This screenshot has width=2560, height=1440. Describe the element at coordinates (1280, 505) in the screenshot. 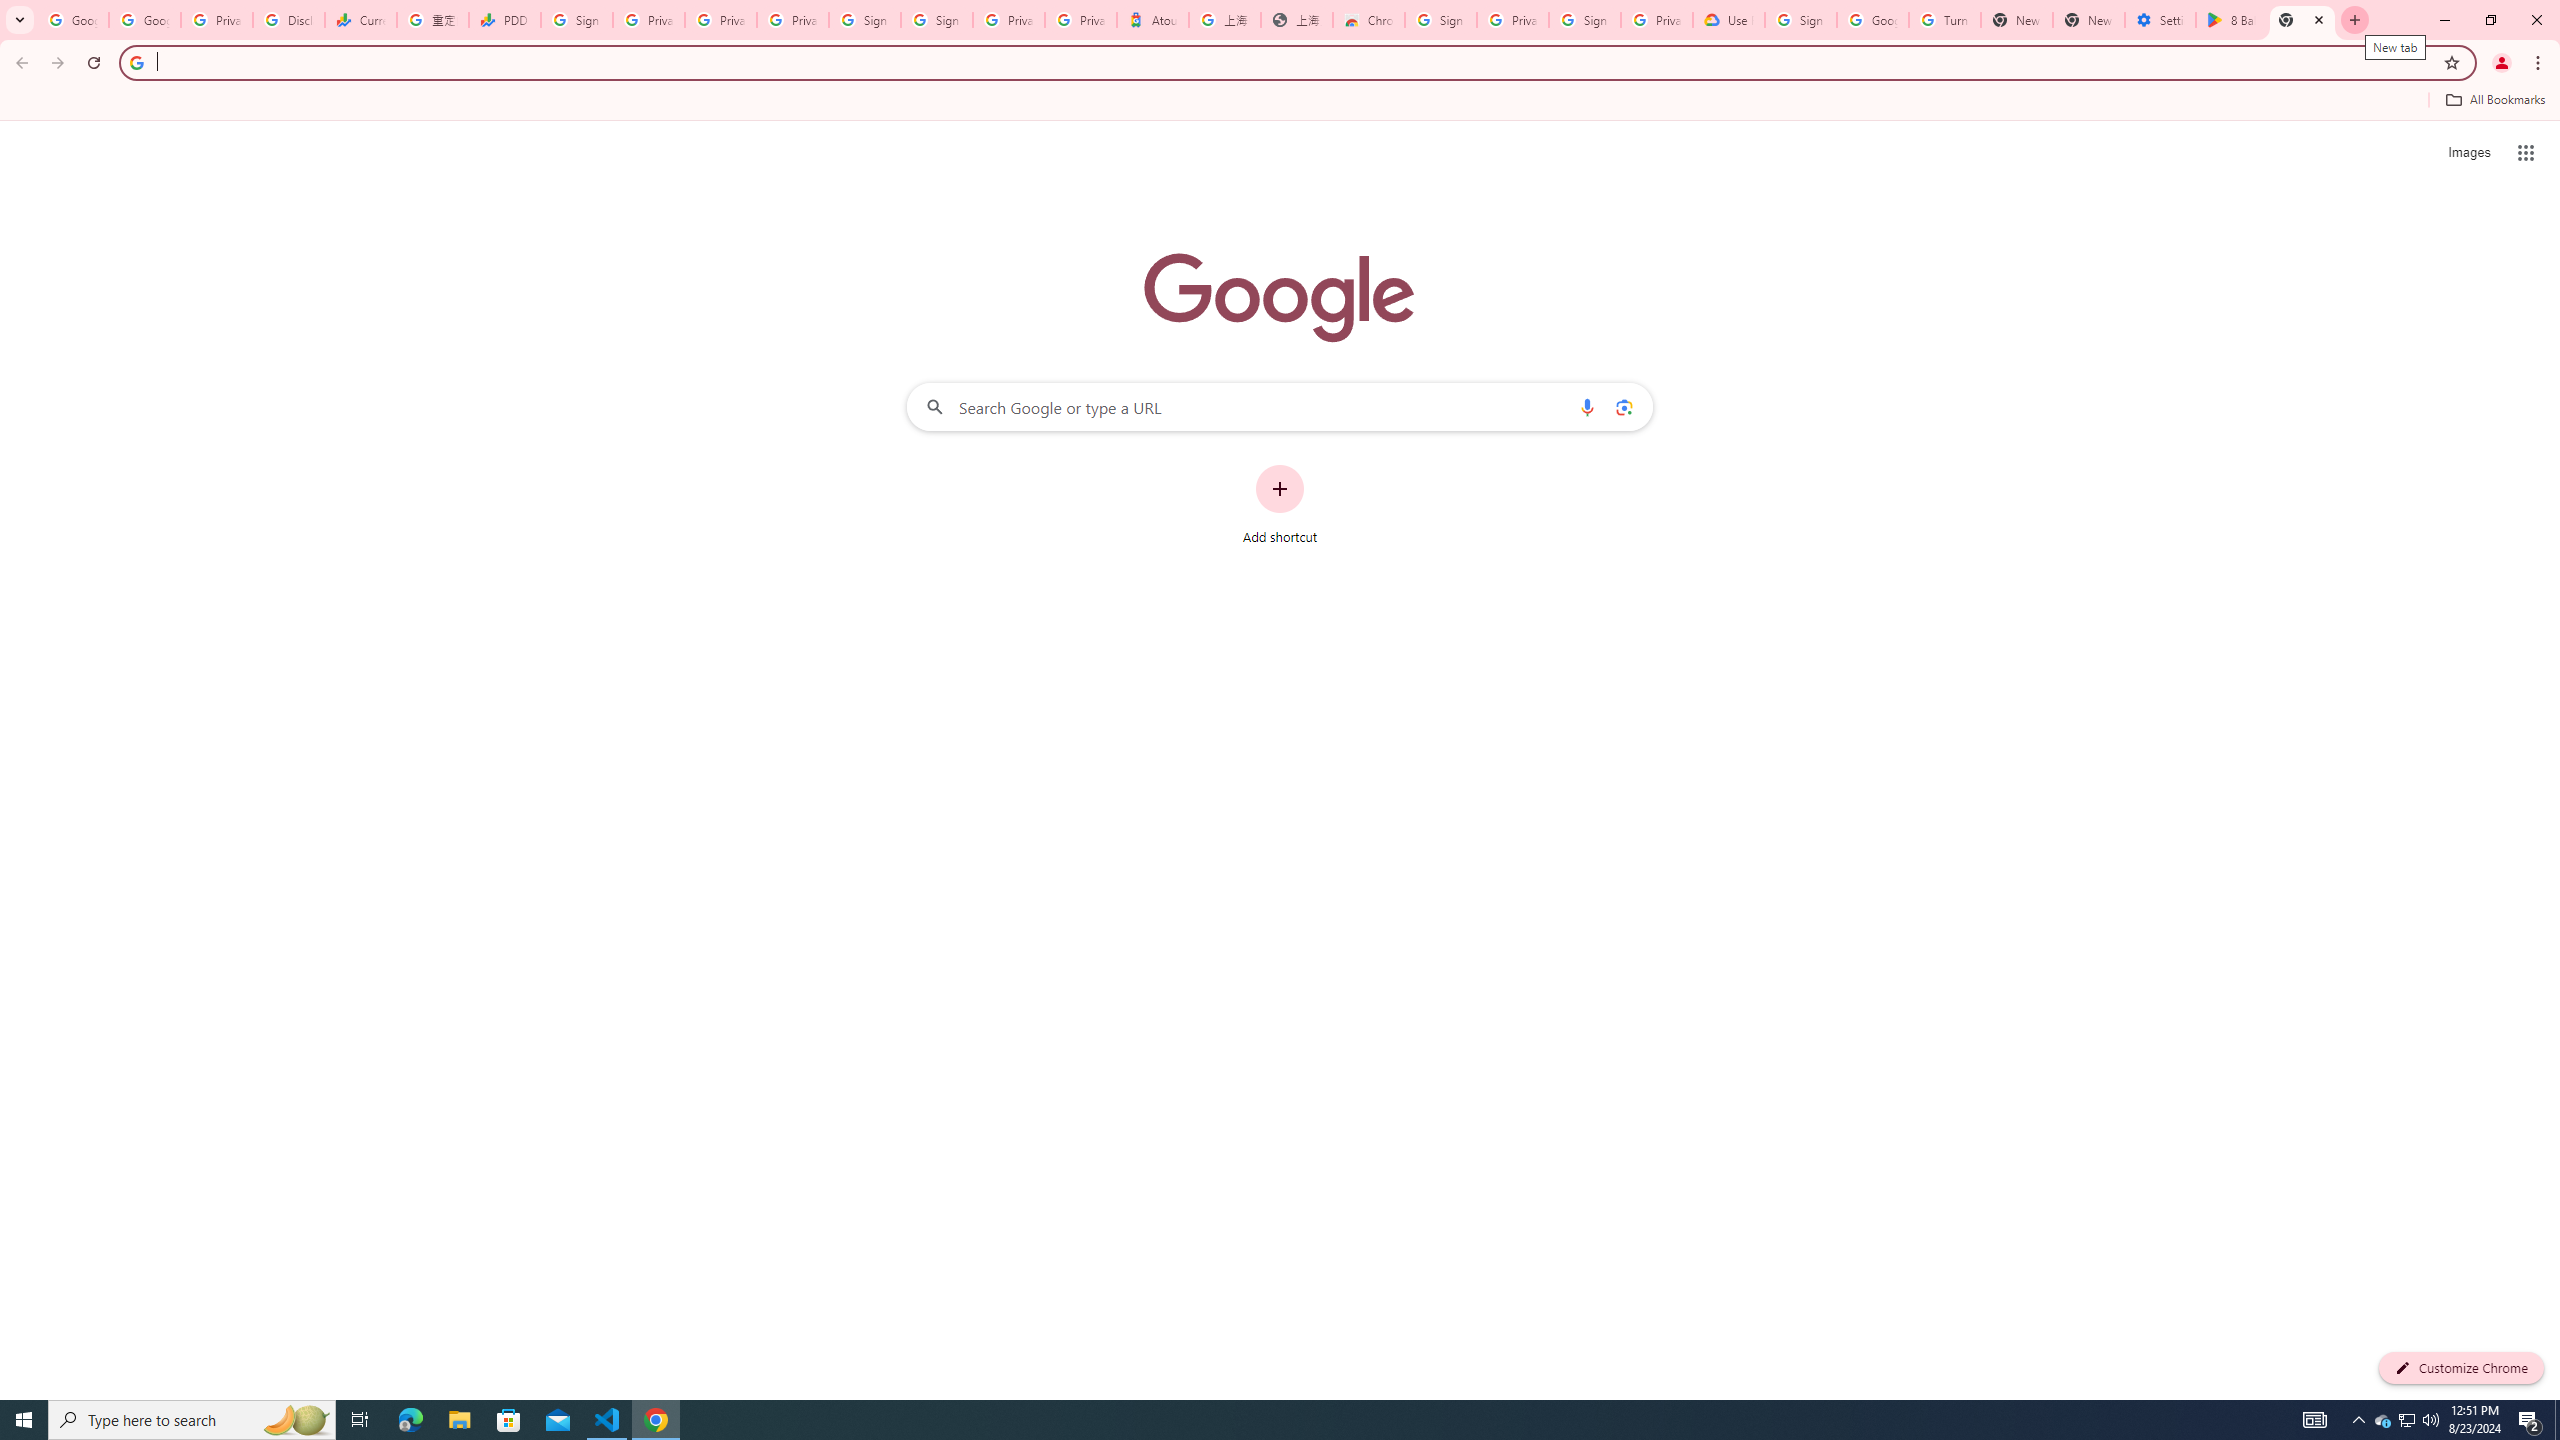

I see `'Add shortcut'` at that location.